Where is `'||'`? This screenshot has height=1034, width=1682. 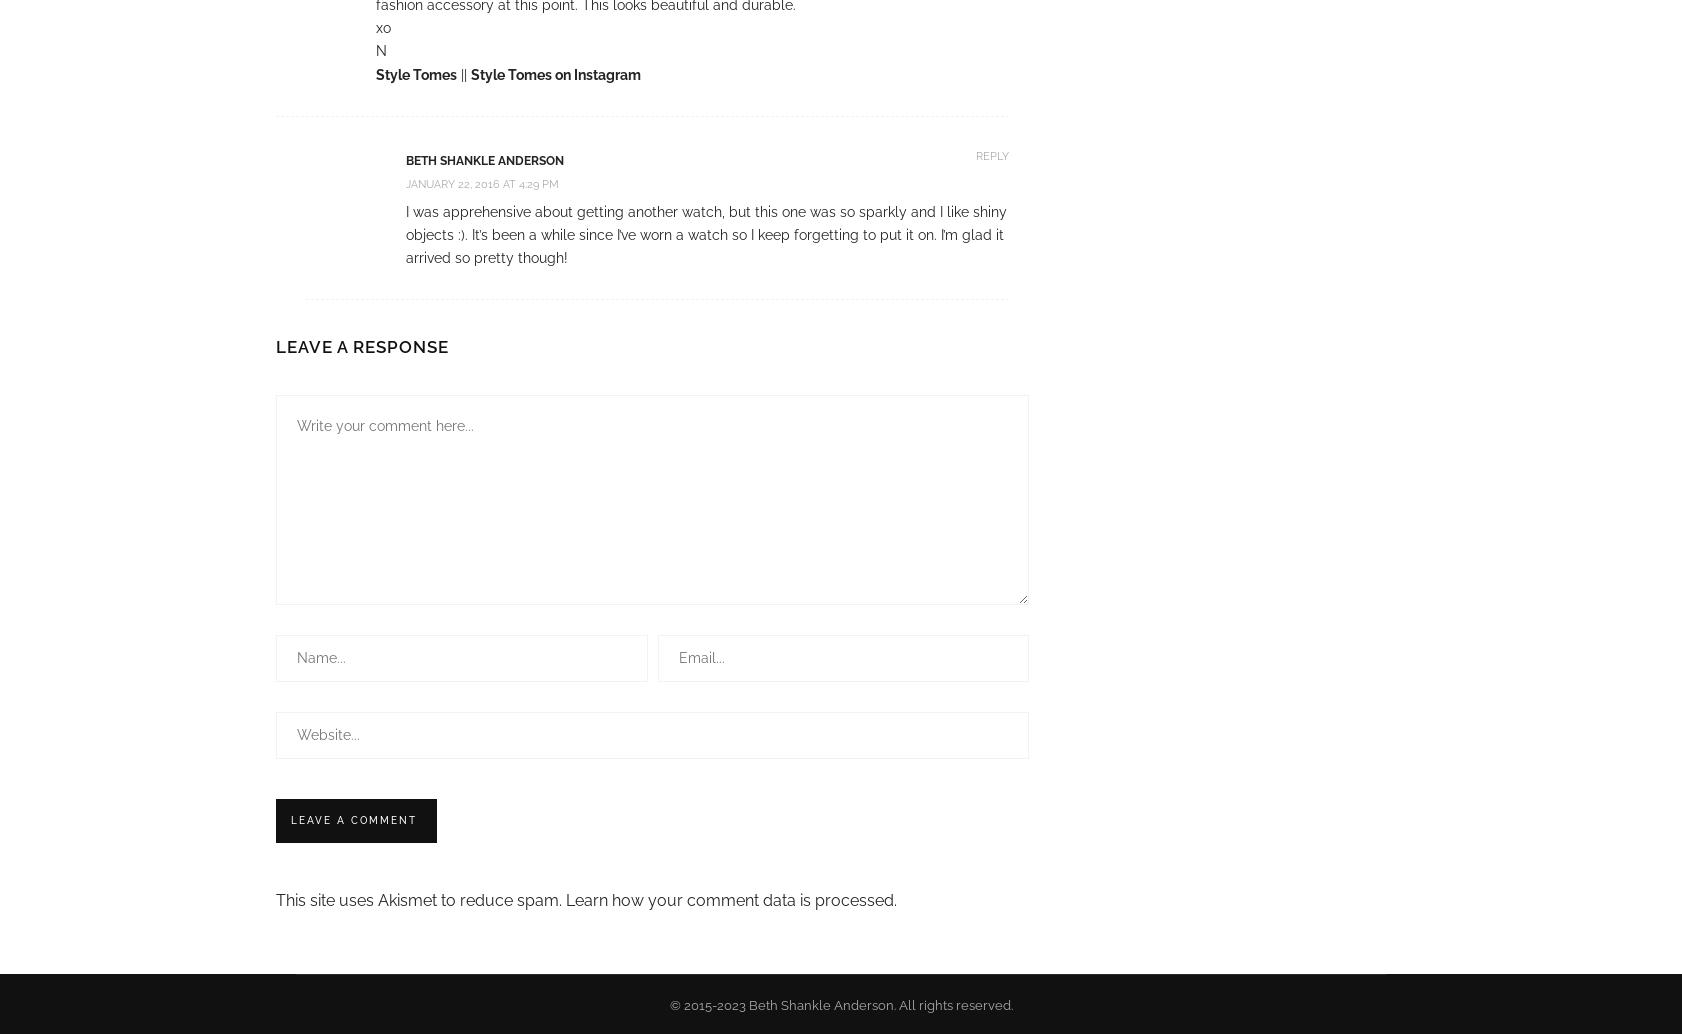
'||' is located at coordinates (456, 73).